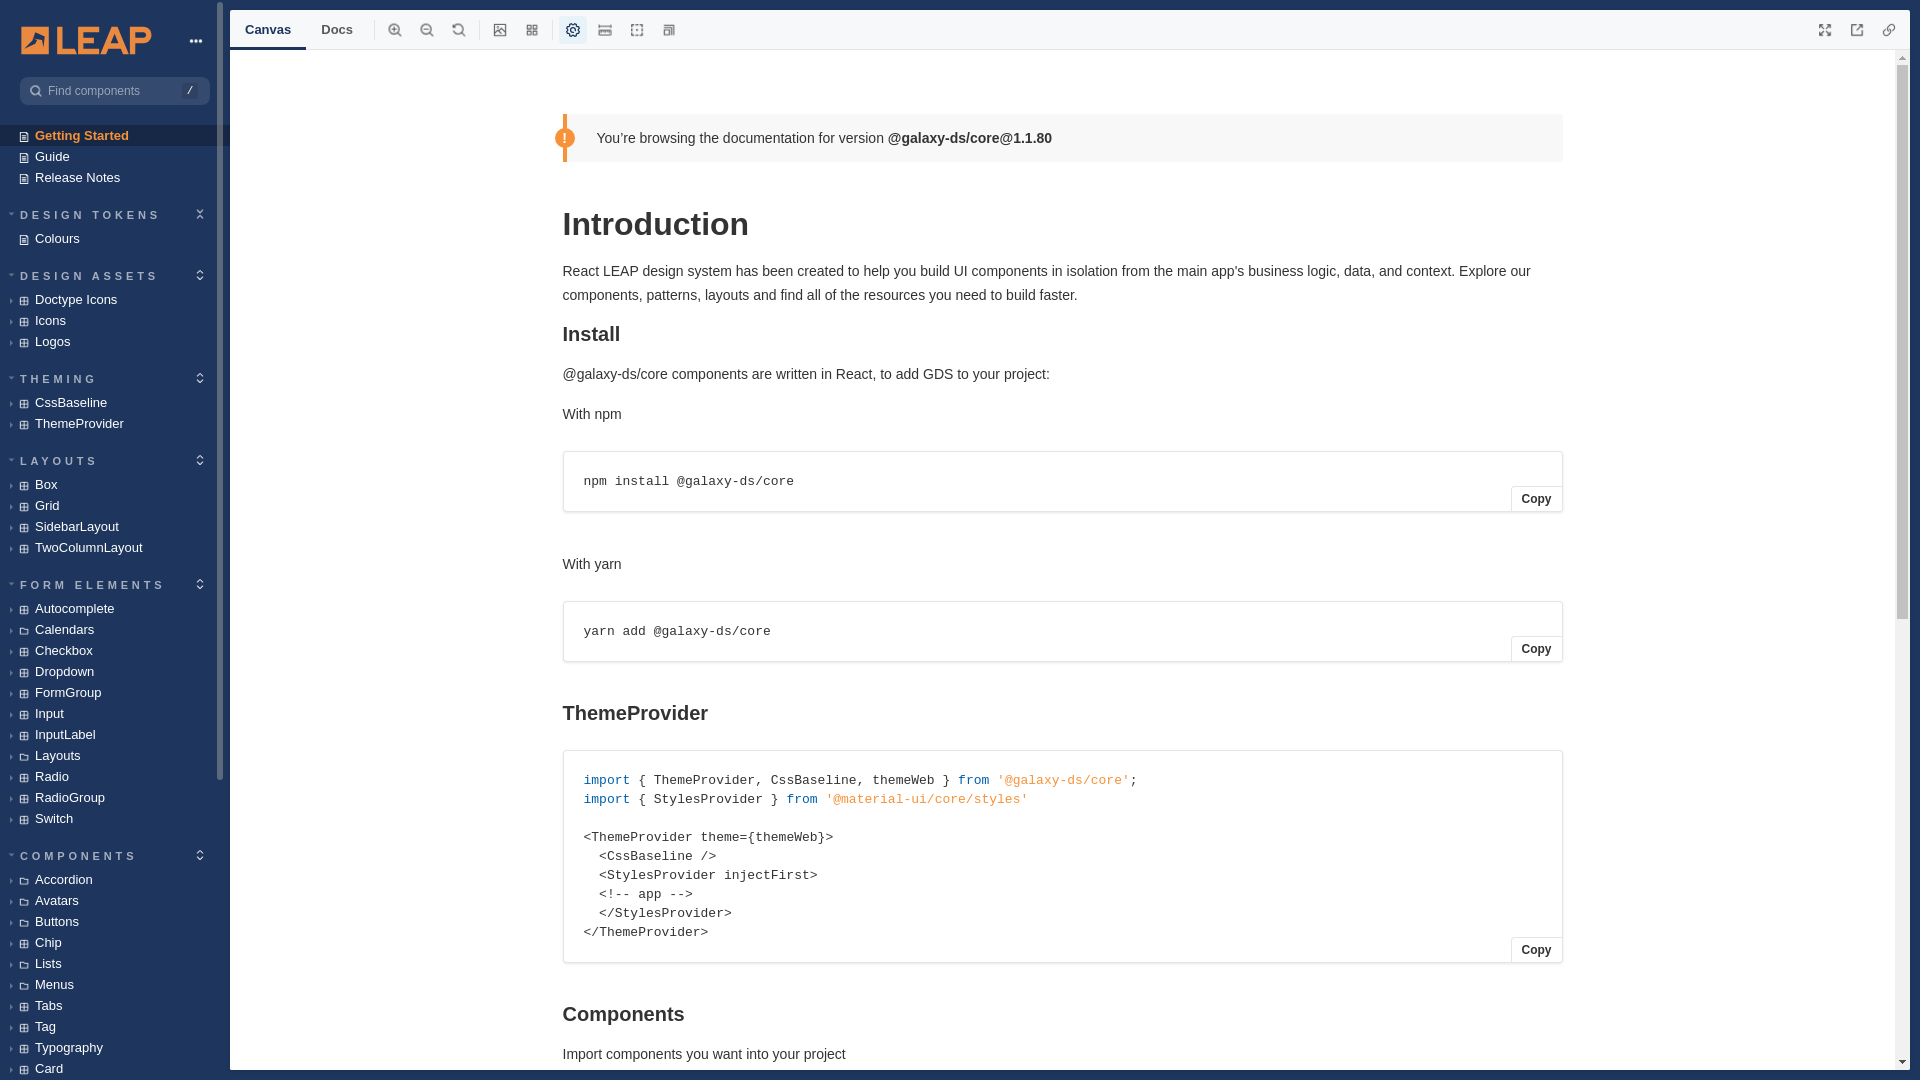  I want to click on 'Grid', so click(114, 504).